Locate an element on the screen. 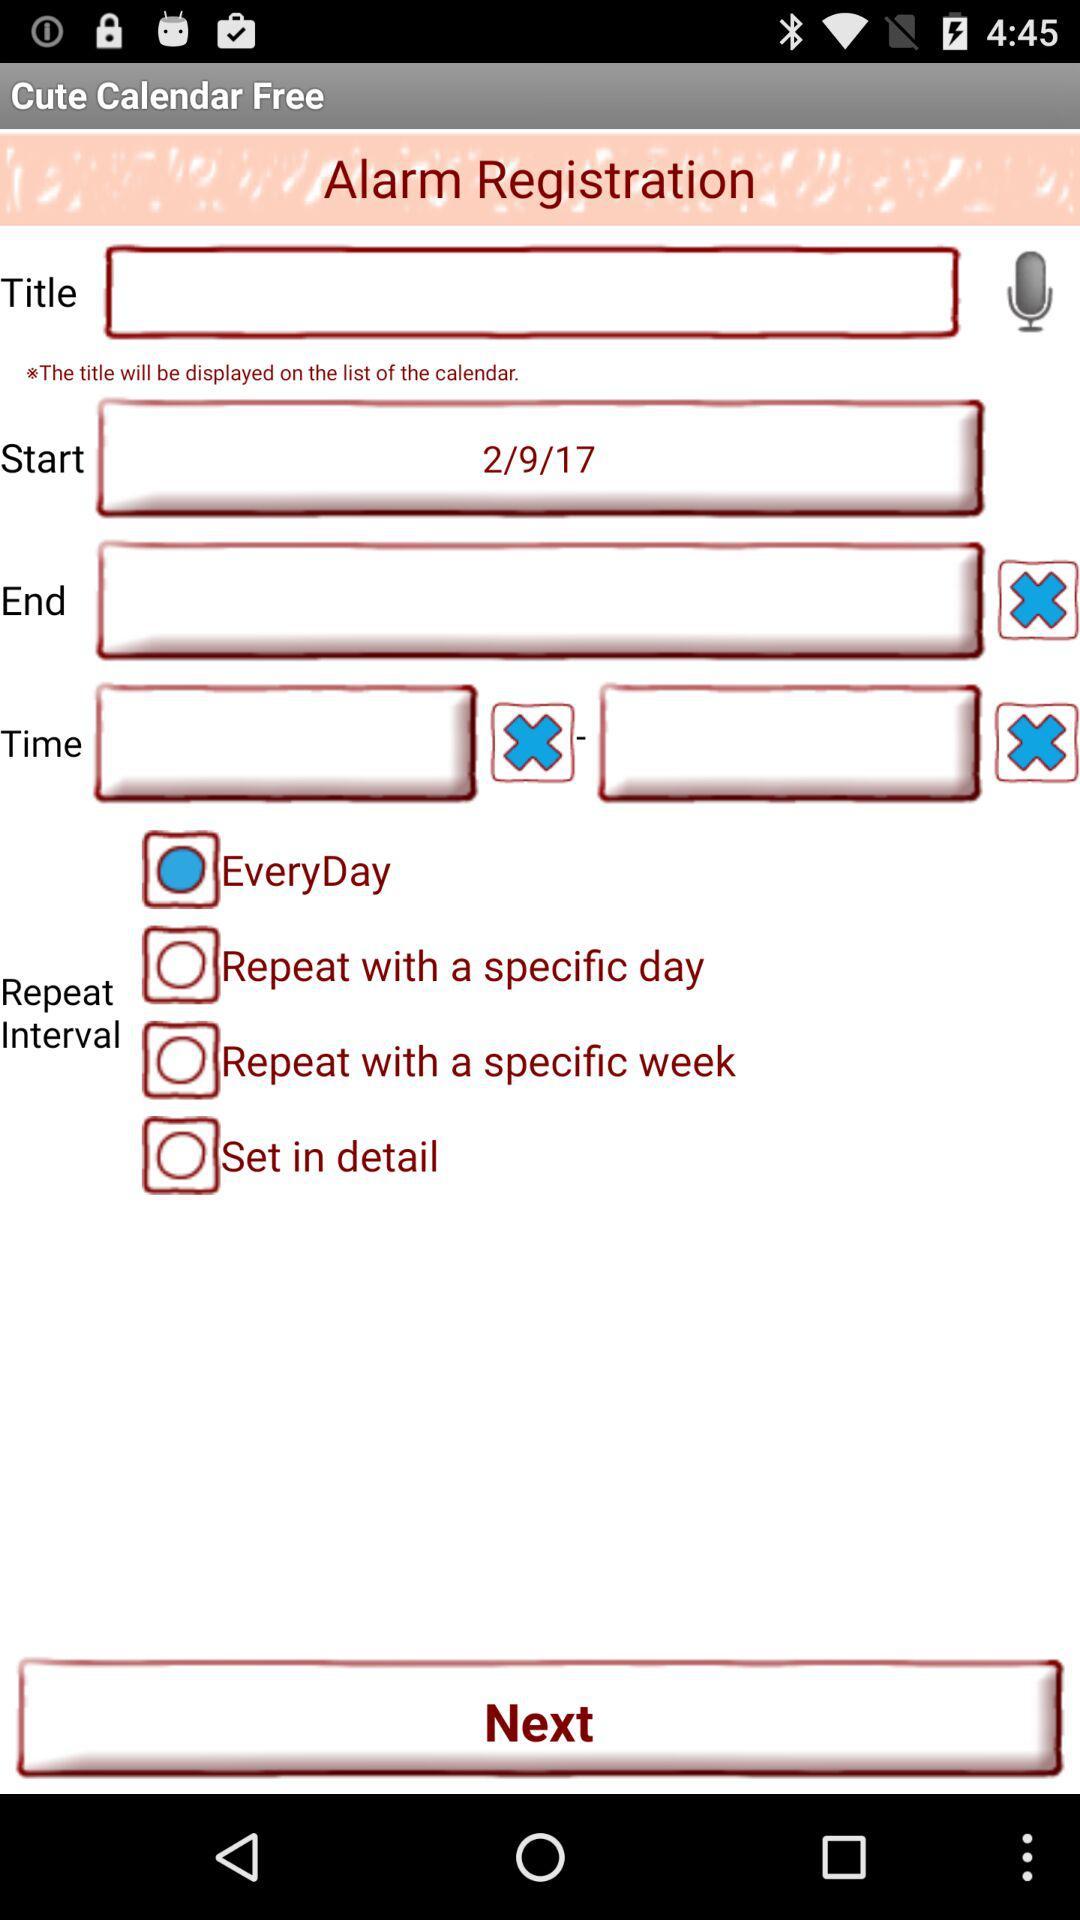  item above next item is located at coordinates (290, 1155).